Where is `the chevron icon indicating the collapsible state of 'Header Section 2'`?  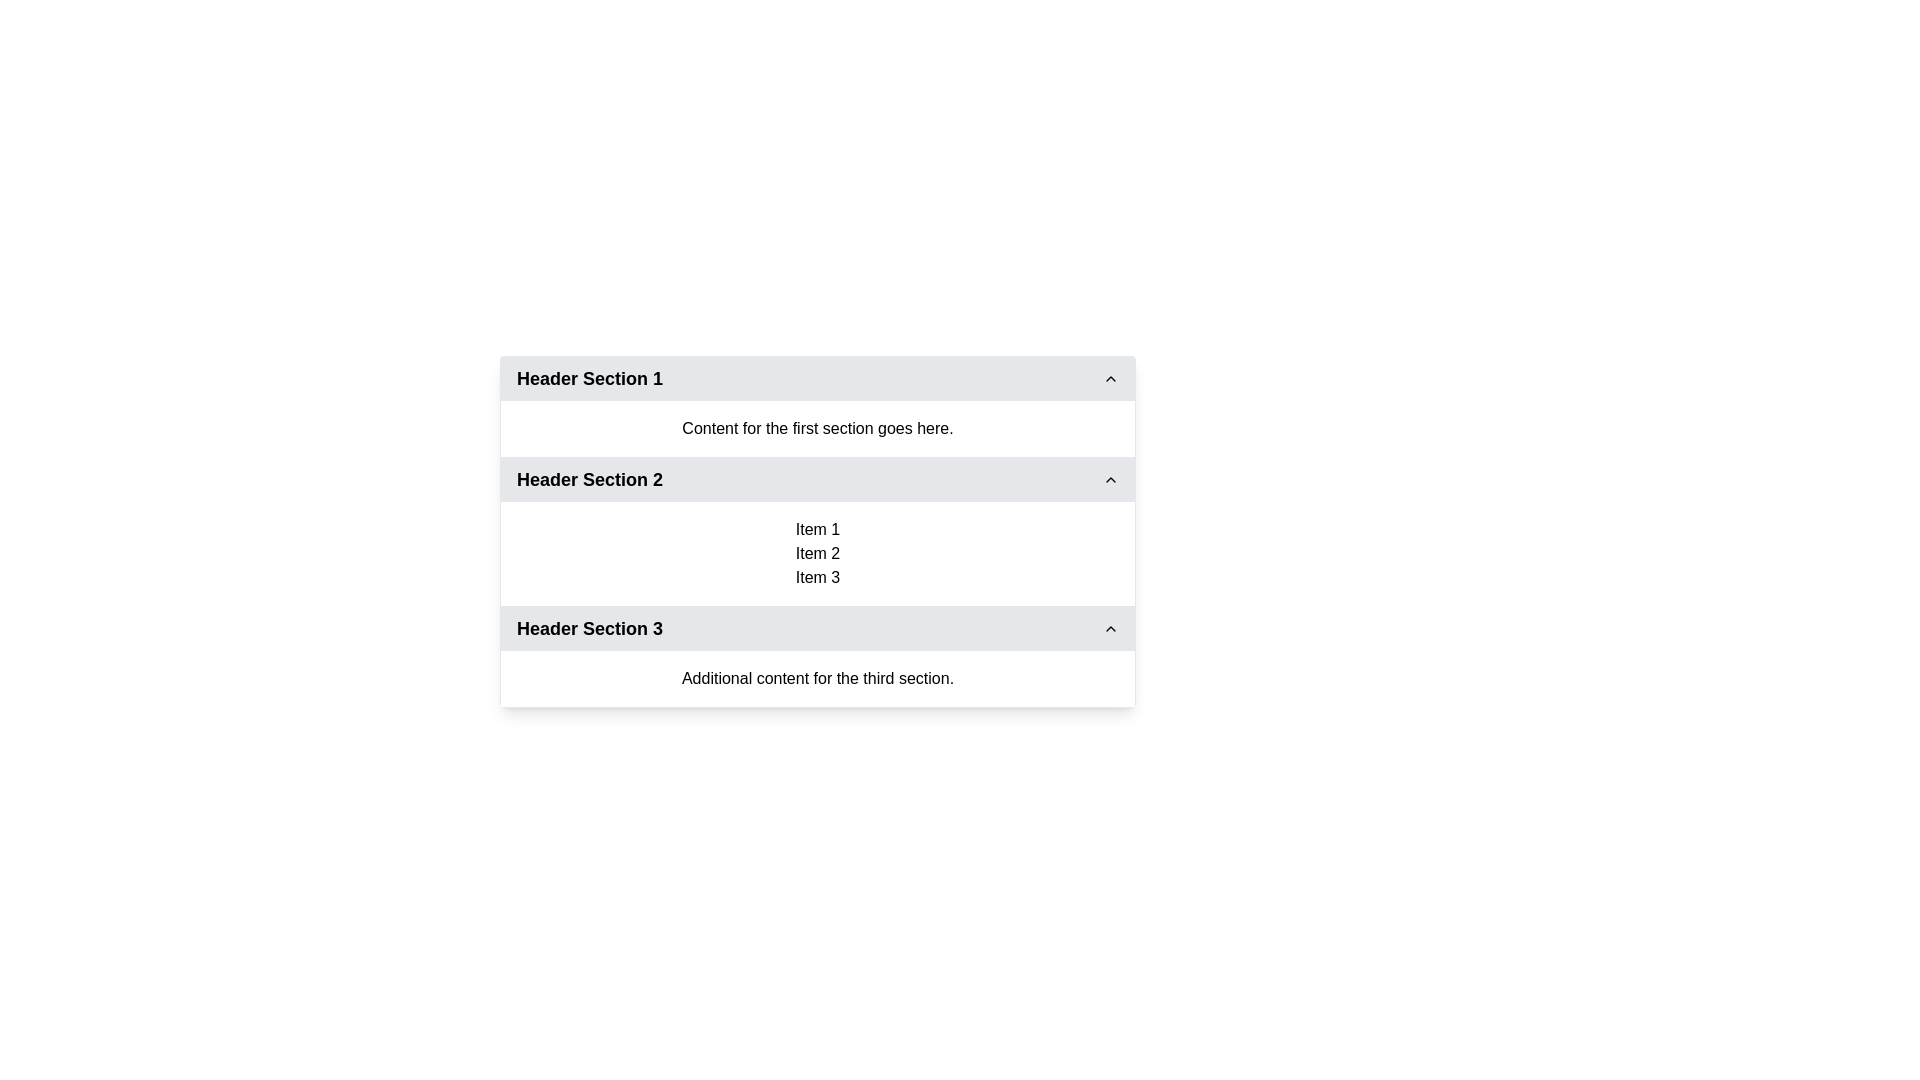
the chevron icon indicating the collapsible state of 'Header Section 2' is located at coordinates (1109, 479).